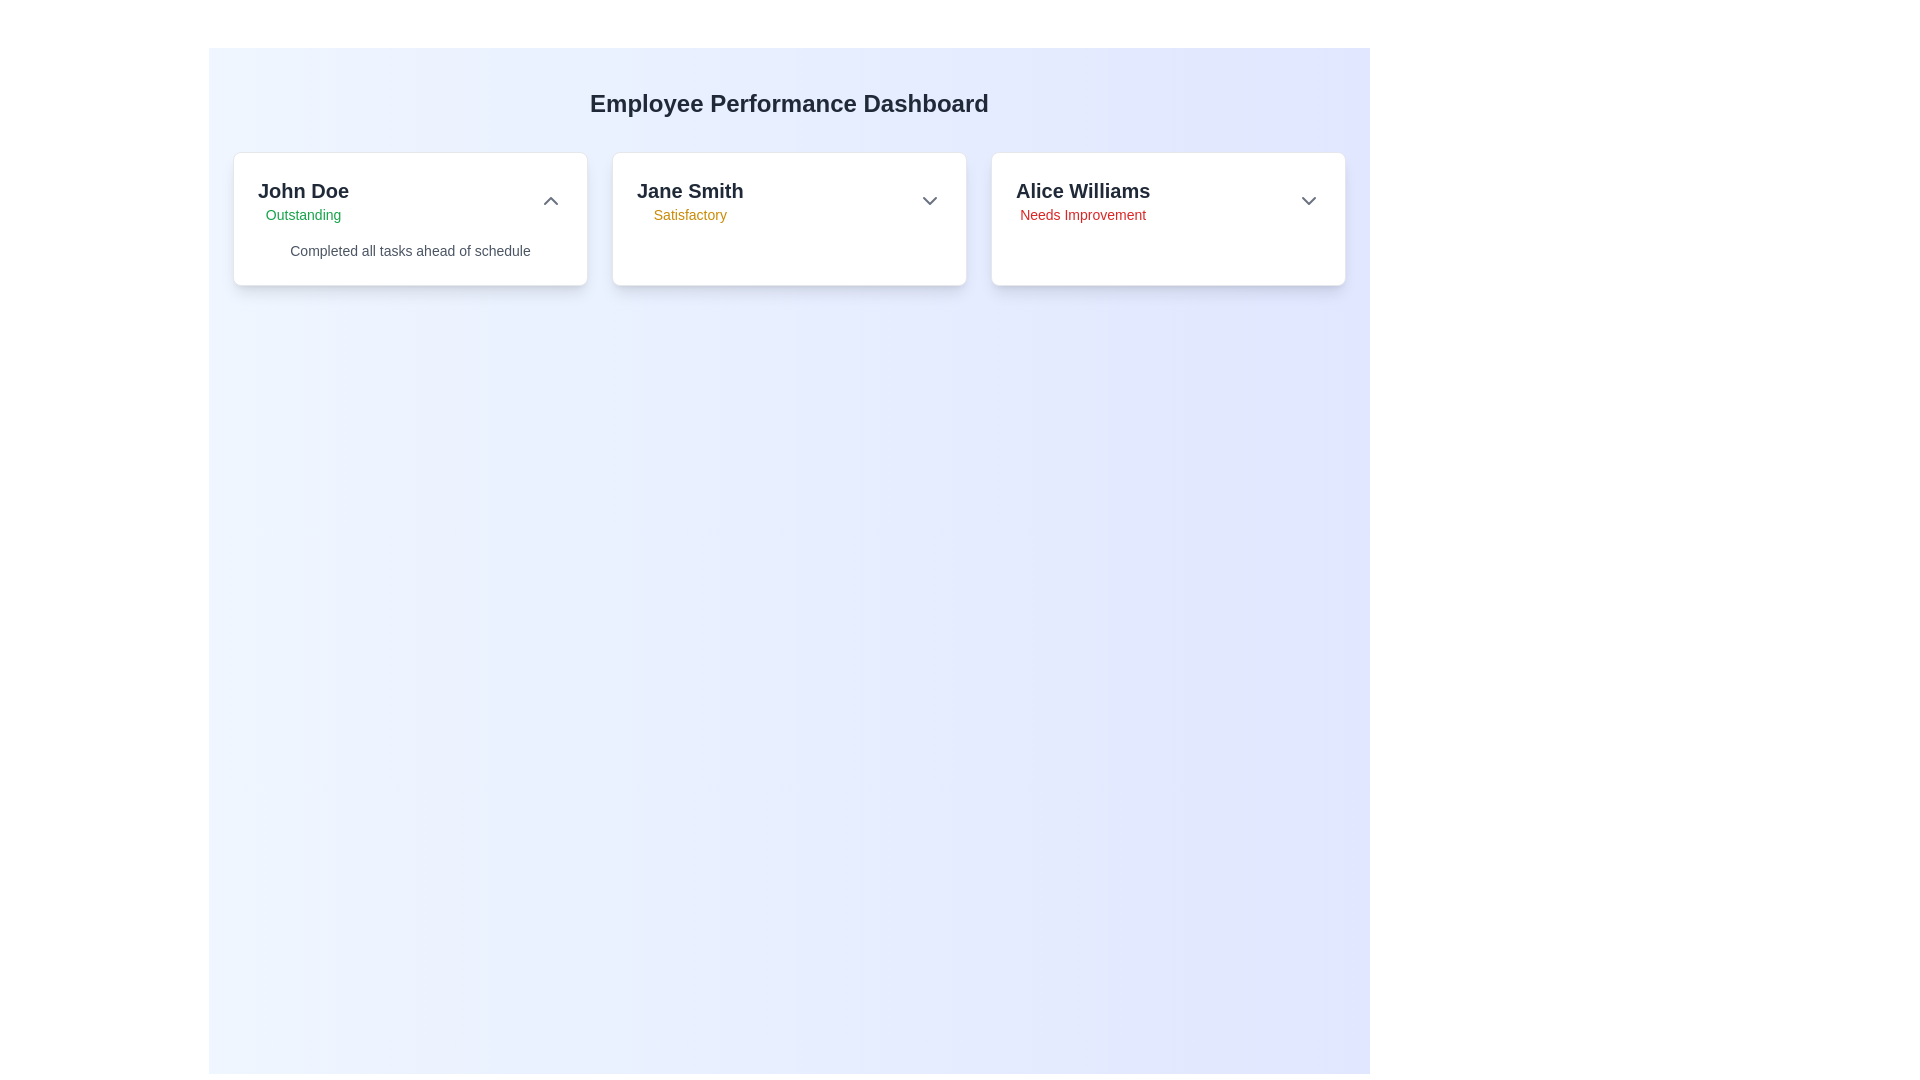  What do you see at coordinates (551, 200) in the screenshot?
I see `the upward-pointing arrow button in the upper-right corner of John Doe's performance card using keyboard navigation` at bounding box center [551, 200].